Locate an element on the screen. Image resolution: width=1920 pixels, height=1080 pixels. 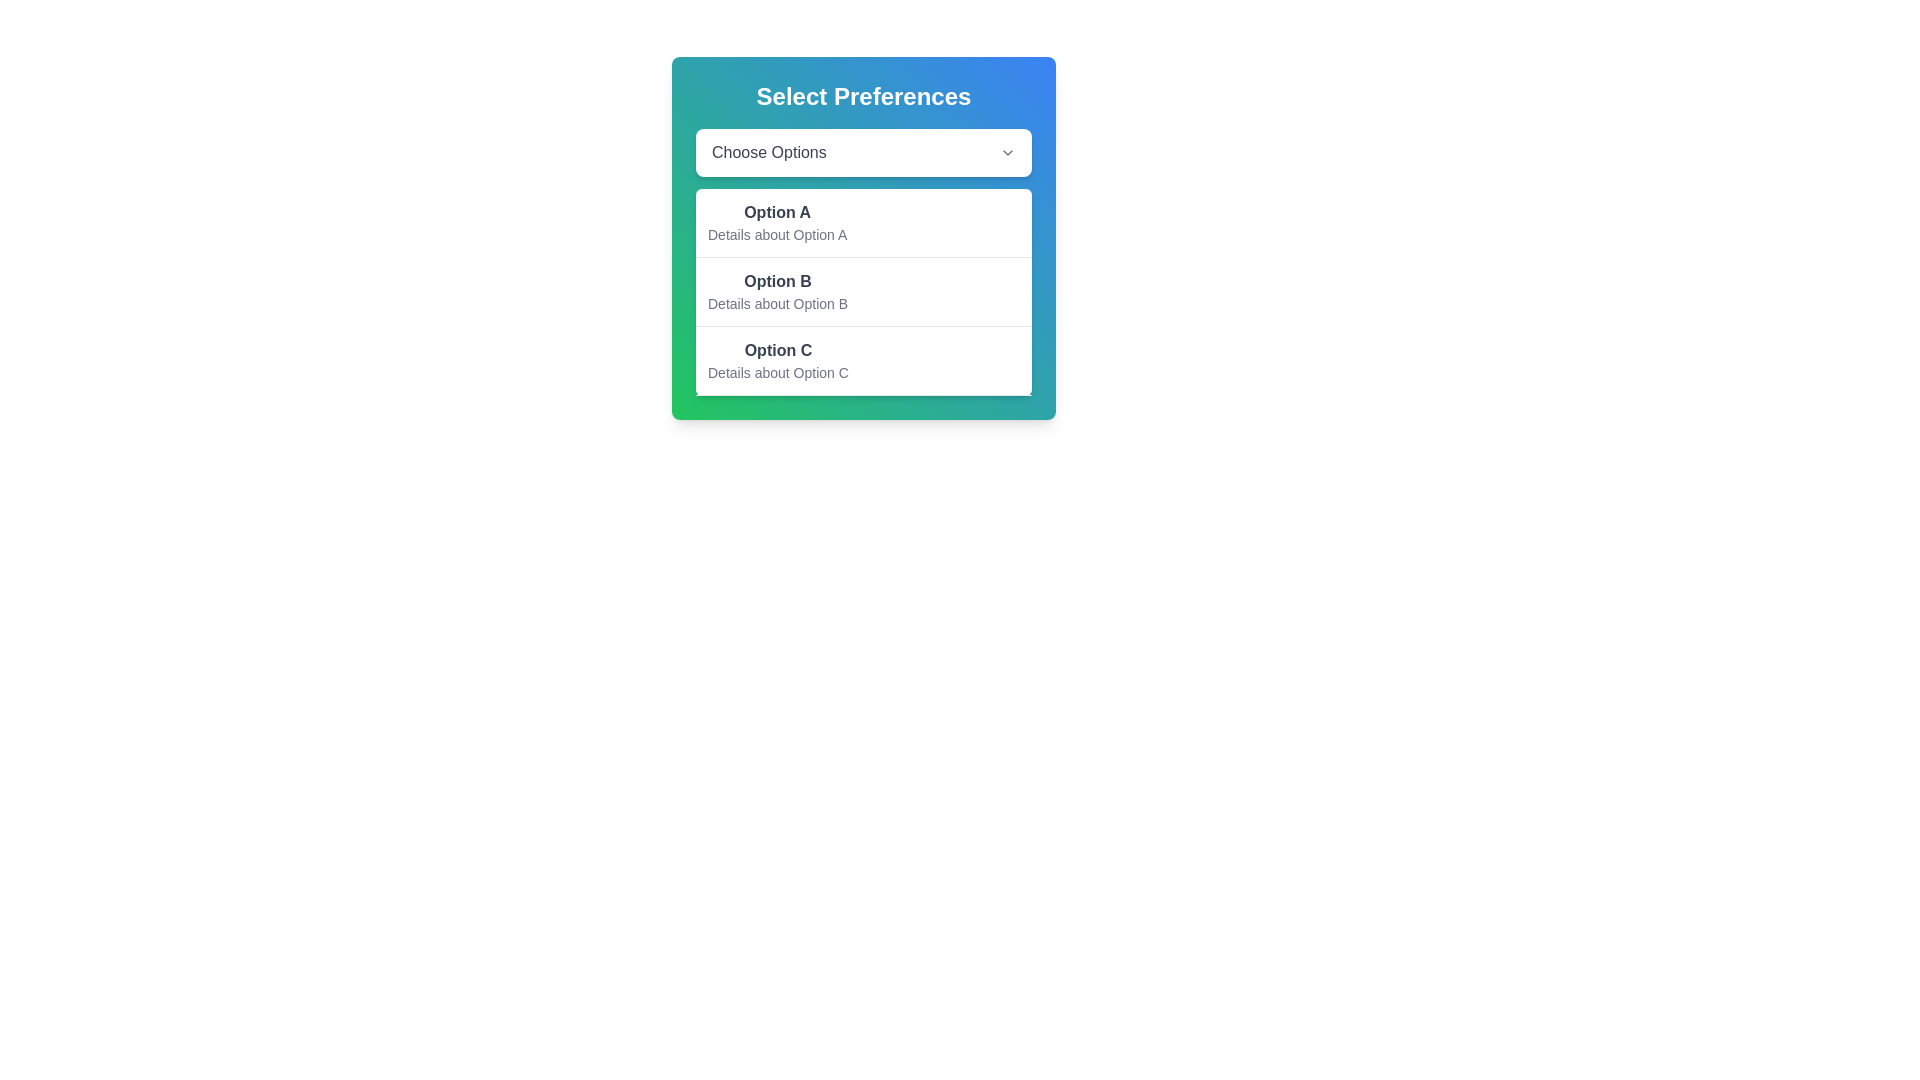
the 'Choose Options' dropdown button, which is a horizontally aligned rectangular button with a white background and rounded corners, located under the 'Select Preferences' title is located at coordinates (864, 152).